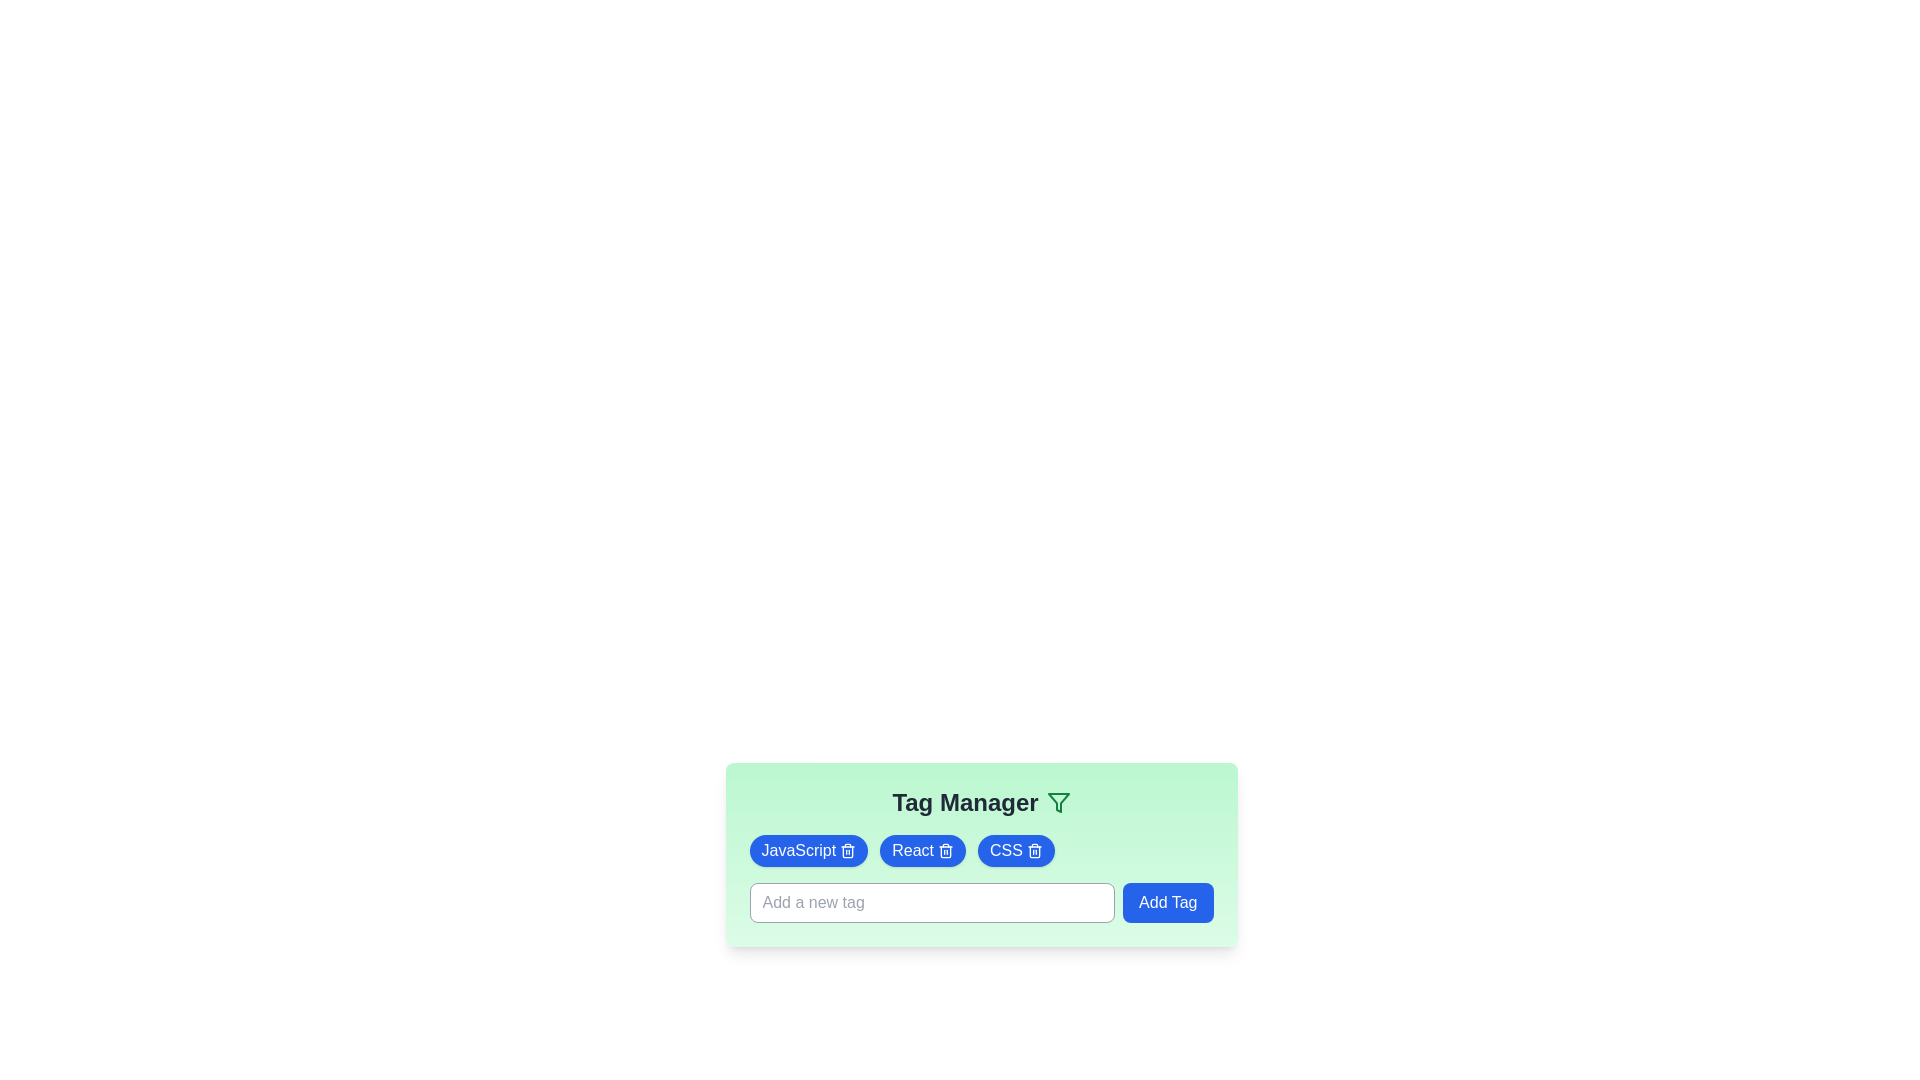  I want to click on the 'CSS' label, which is the third tag in a horizontal group of tags, located between the 'React' tag and a delete icon, so click(1006, 851).